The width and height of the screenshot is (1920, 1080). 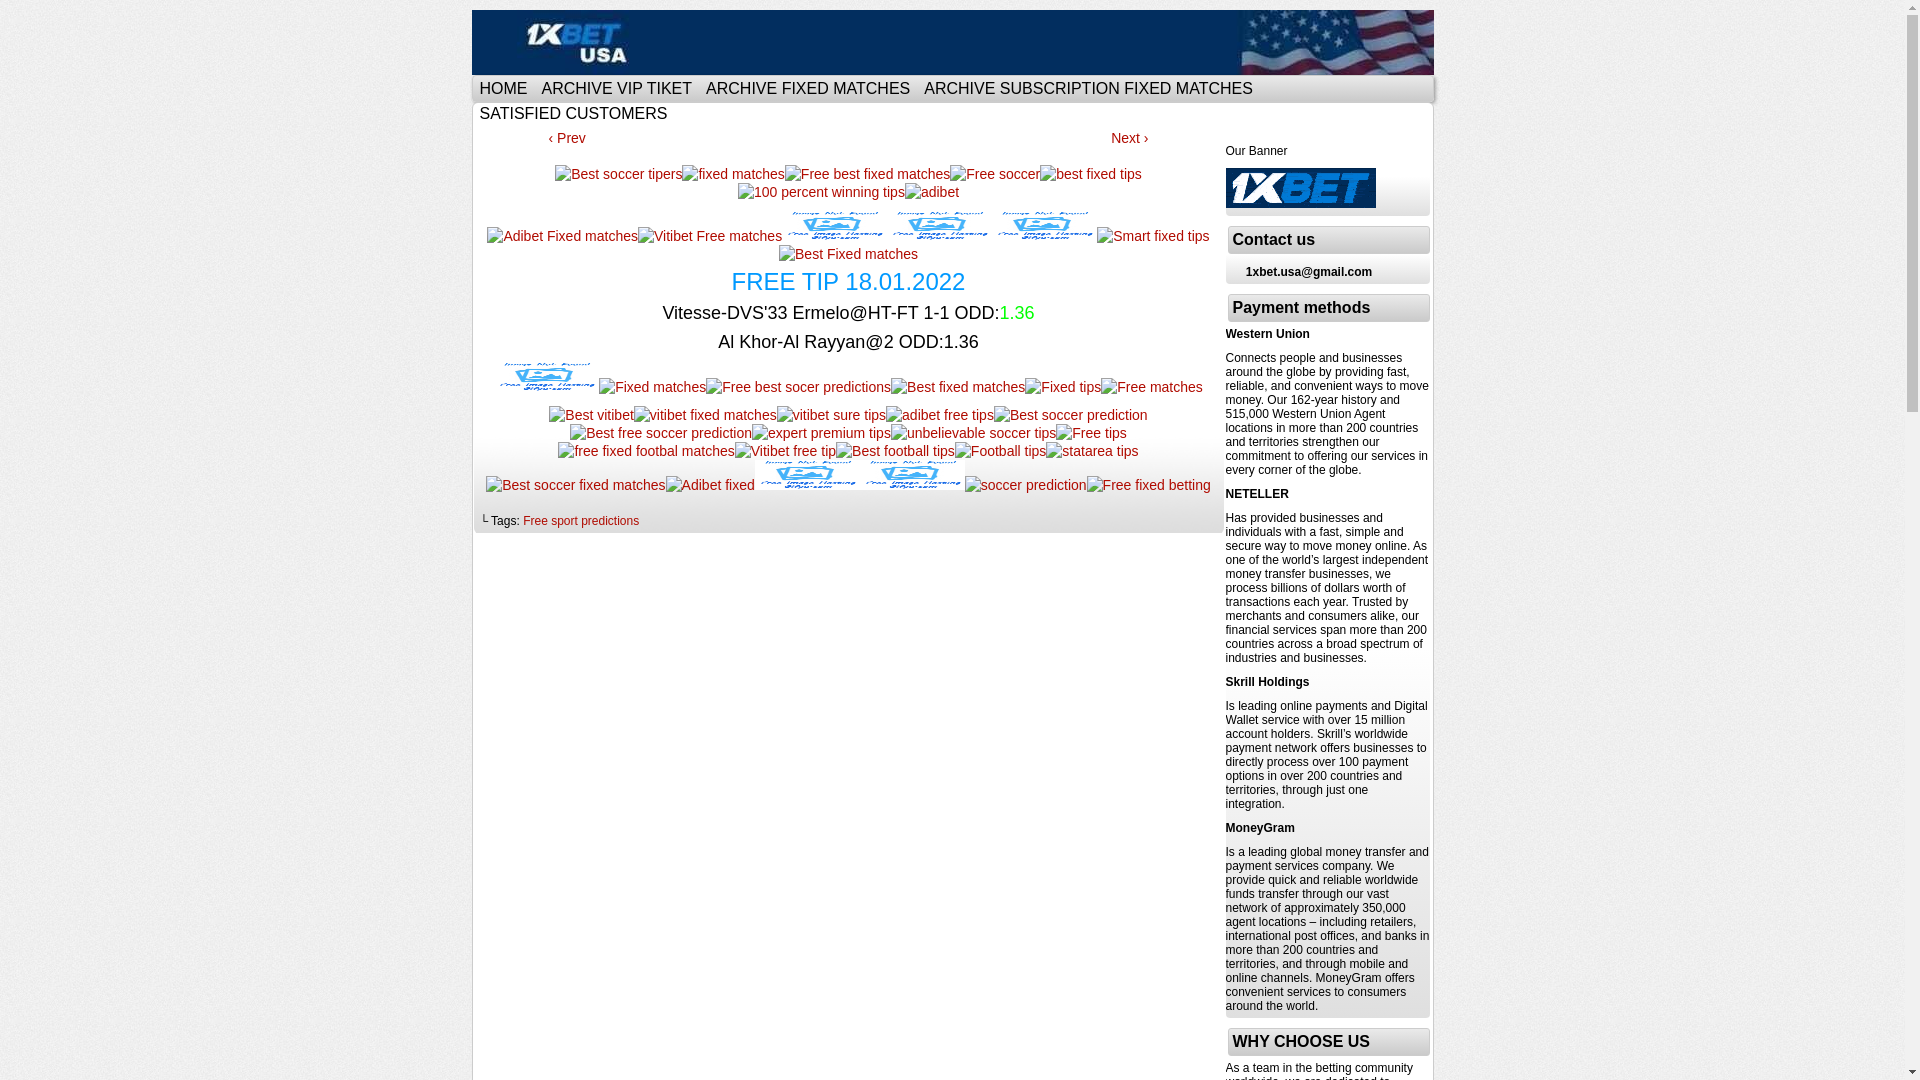 I want to click on 'Best vitibet', so click(x=548, y=414).